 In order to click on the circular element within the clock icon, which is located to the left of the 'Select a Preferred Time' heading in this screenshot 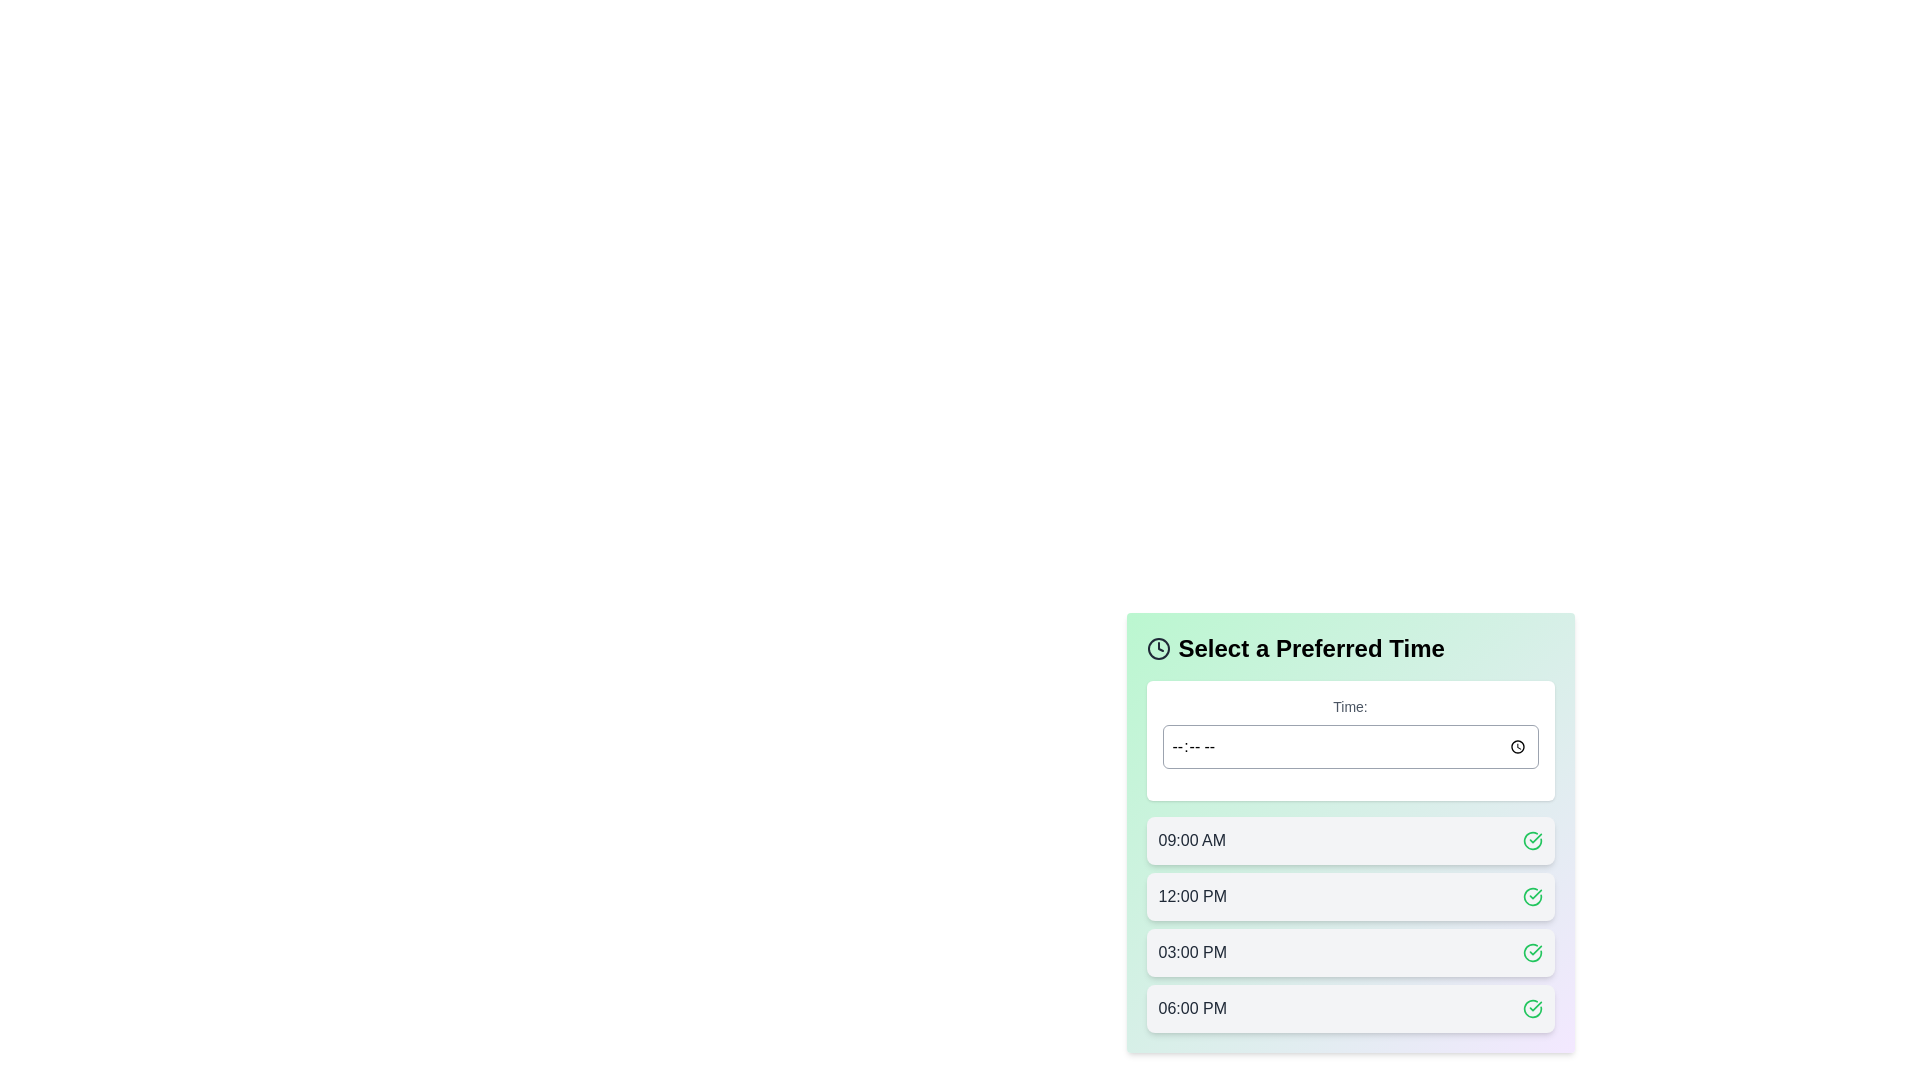, I will do `click(1158, 648)`.